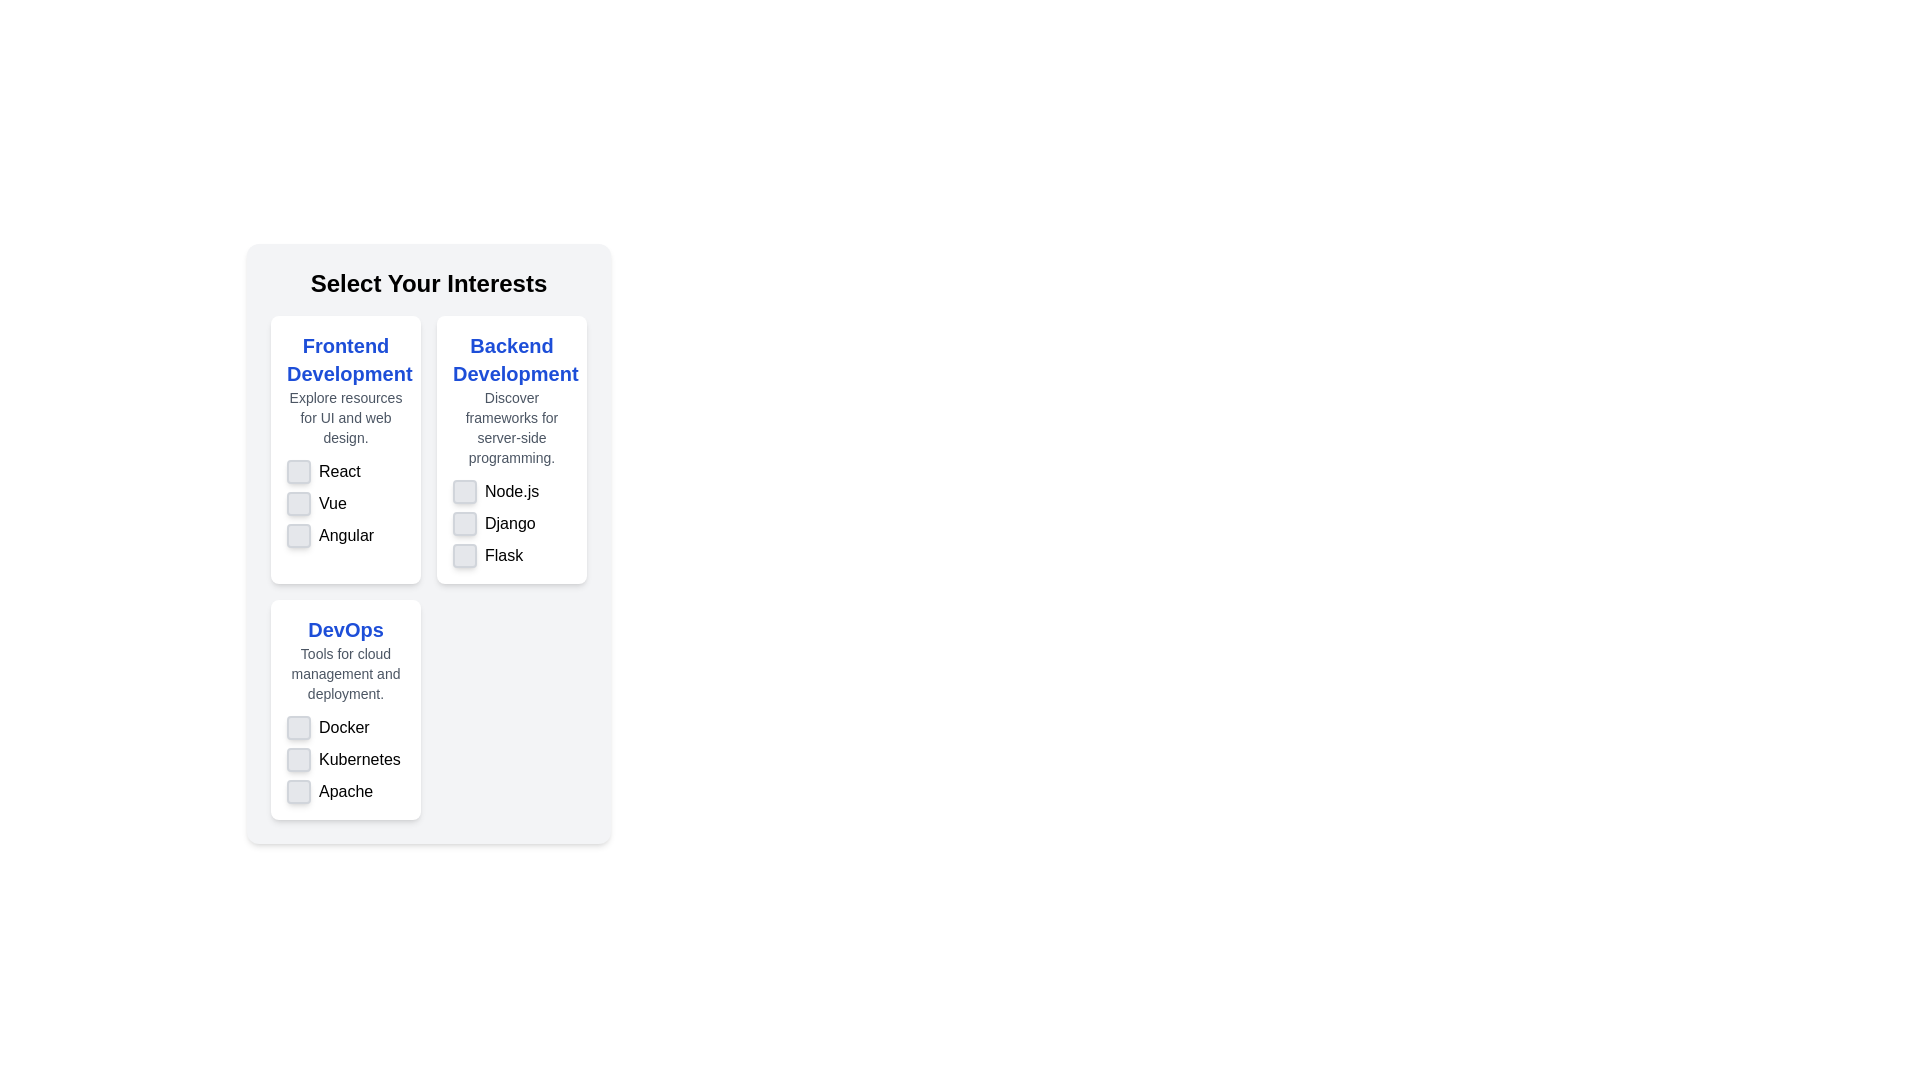 Image resolution: width=1920 pixels, height=1080 pixels. Describe the element at coordinates (464, 555) in the screenshot. I see `the checkbox for 'Flask' in the 'Backend Development' section` at that location.